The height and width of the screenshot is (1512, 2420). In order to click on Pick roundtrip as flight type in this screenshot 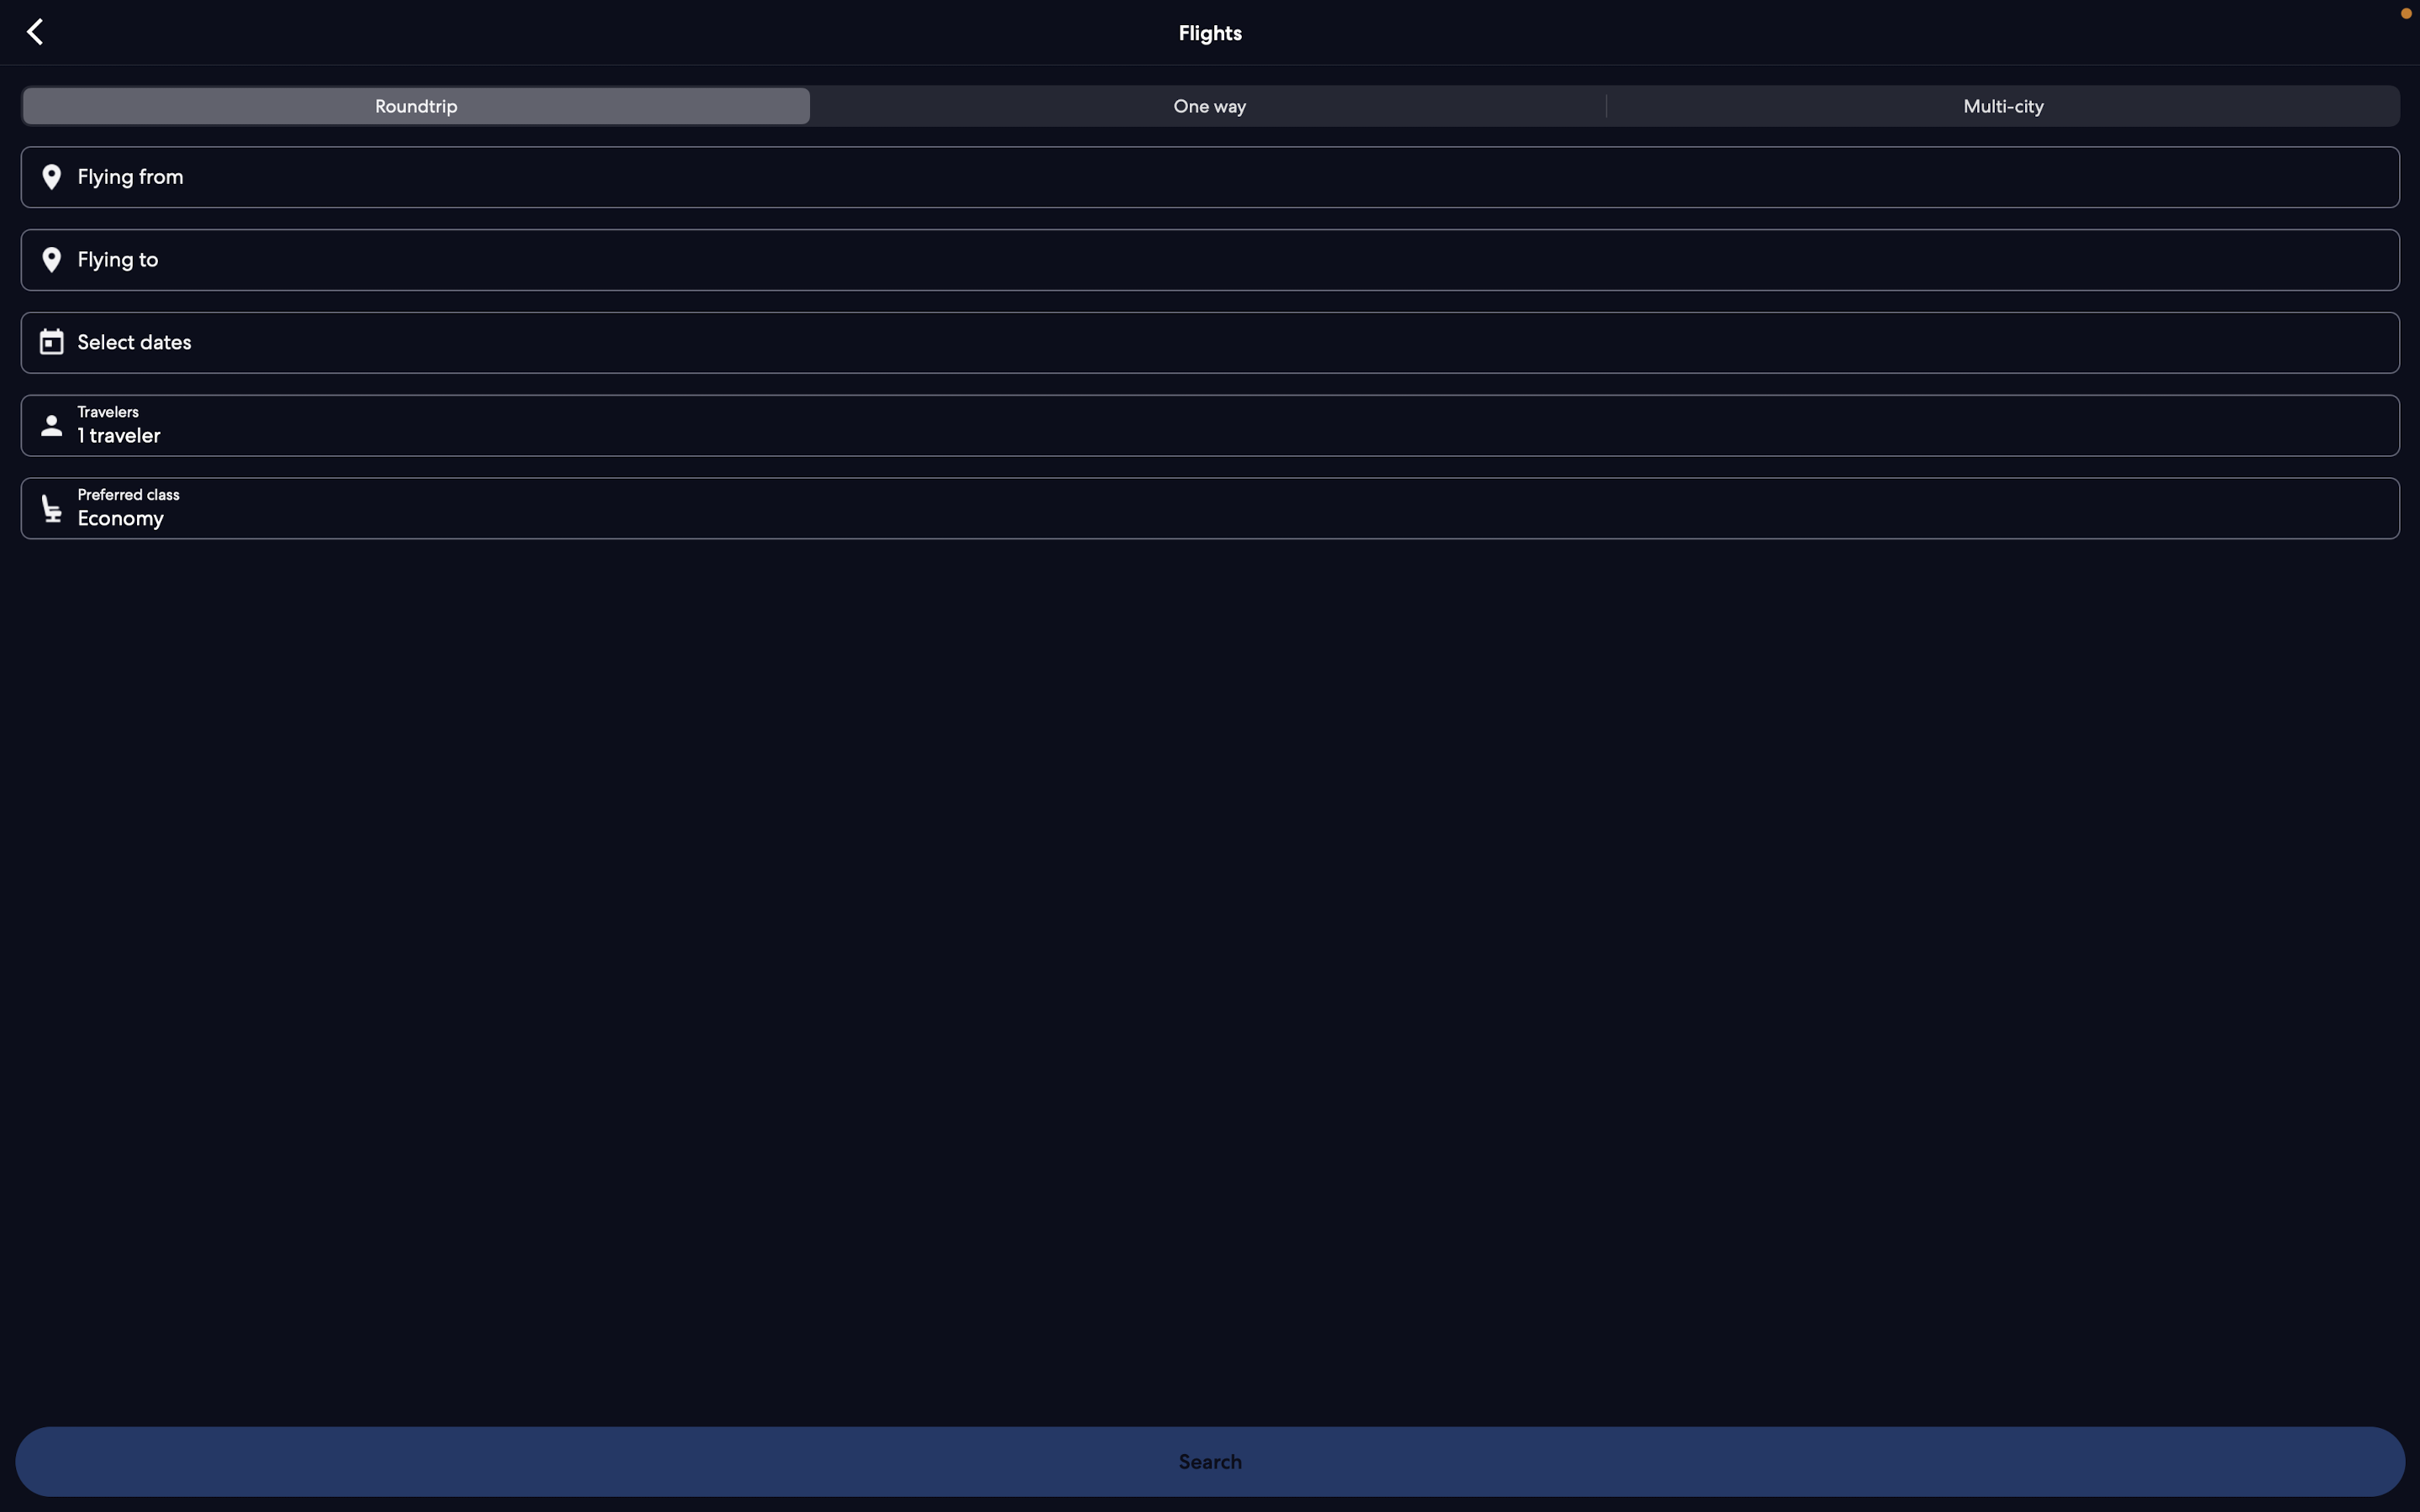, I will do `click(418, 107)`.